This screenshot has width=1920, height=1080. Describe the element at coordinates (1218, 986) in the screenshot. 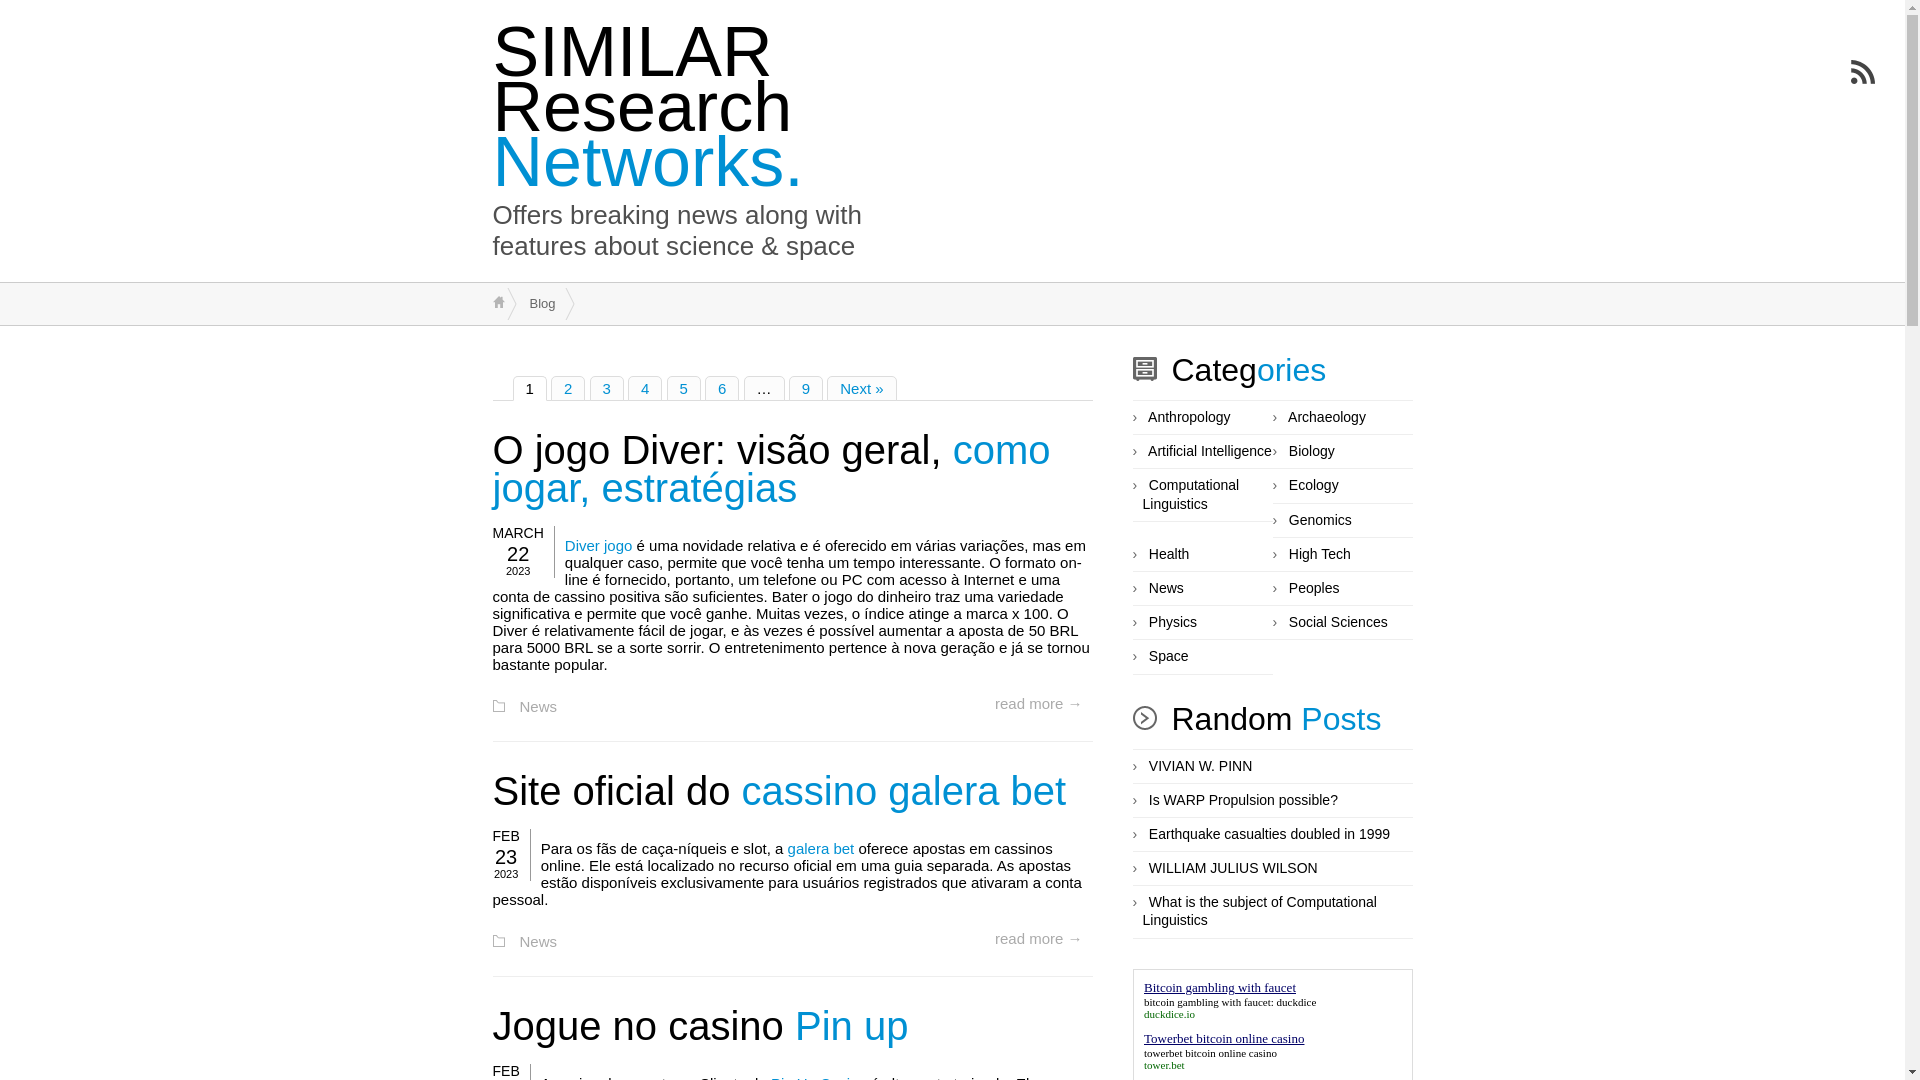

I see `'Bitcoin gambling with faucet'` at that location.